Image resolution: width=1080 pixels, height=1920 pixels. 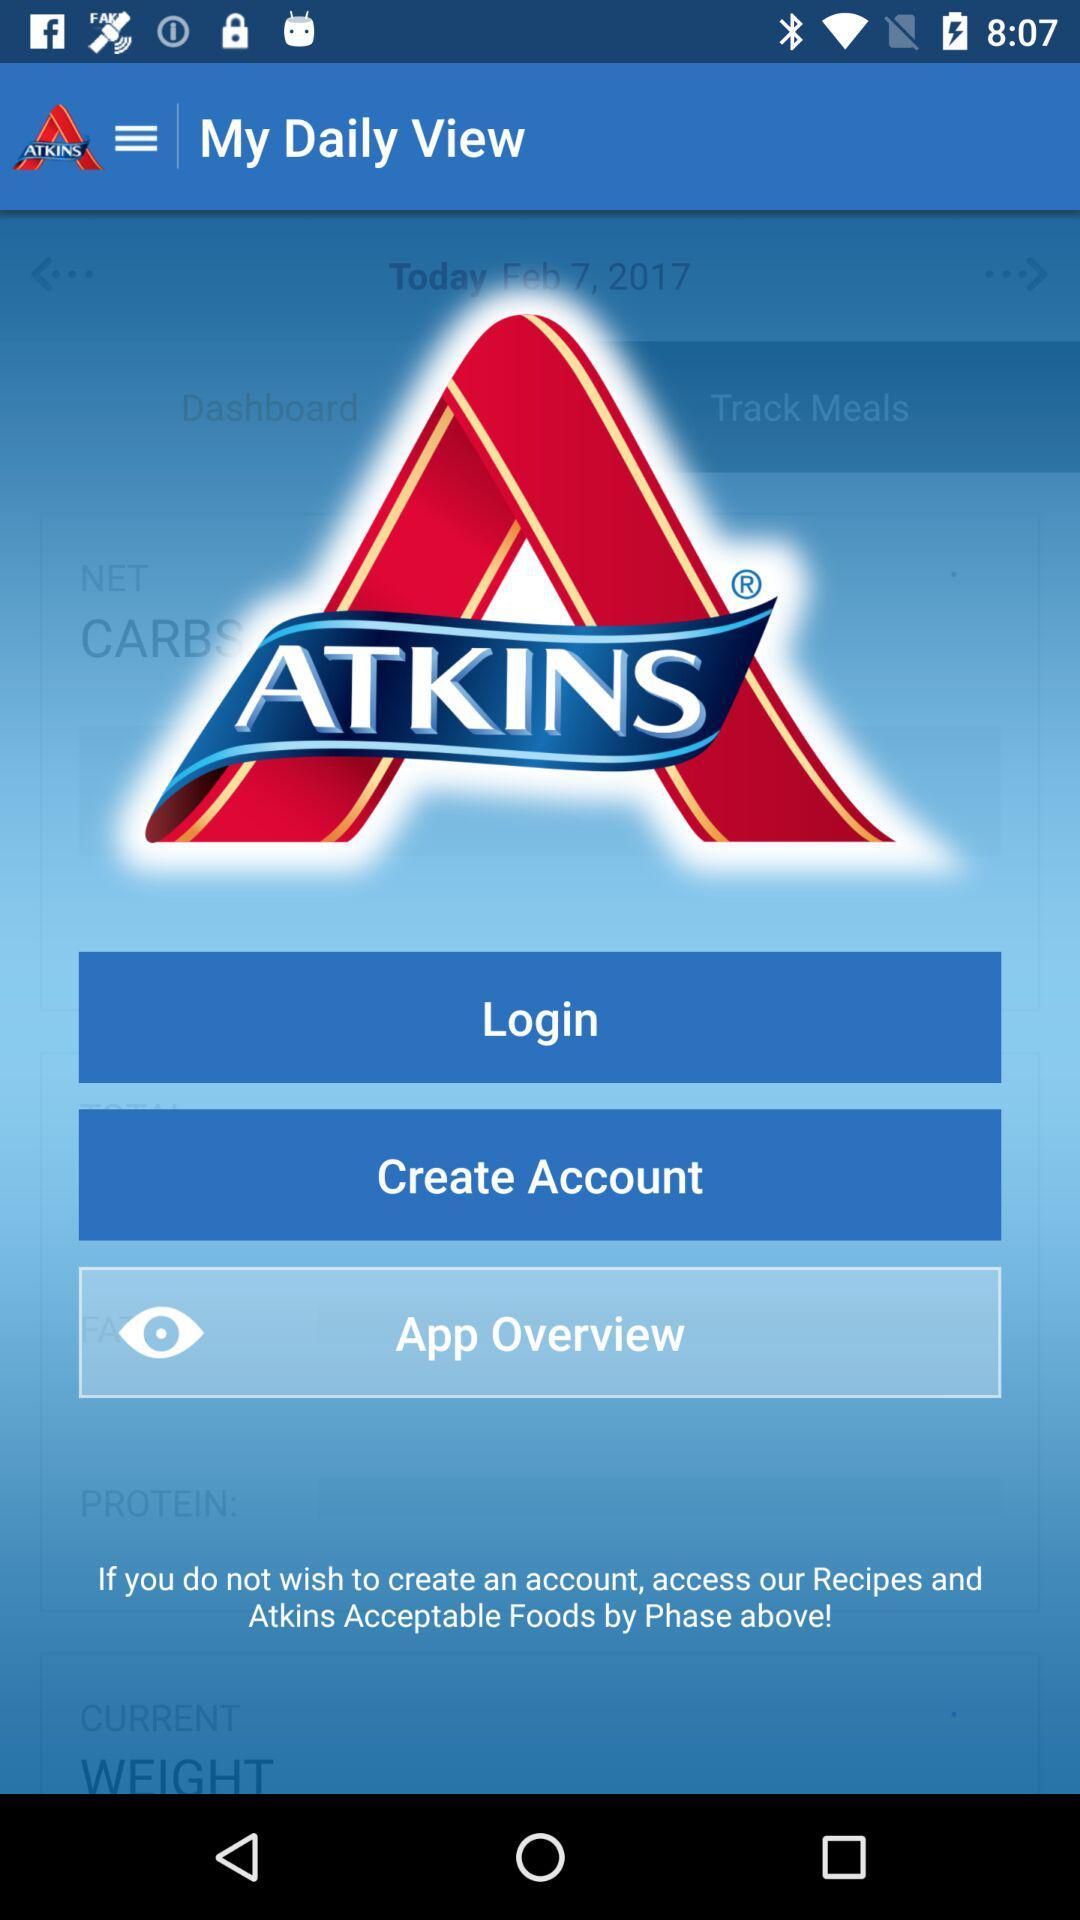 I want to click on the arrow_forward icon, so click(x=1017, y=274).